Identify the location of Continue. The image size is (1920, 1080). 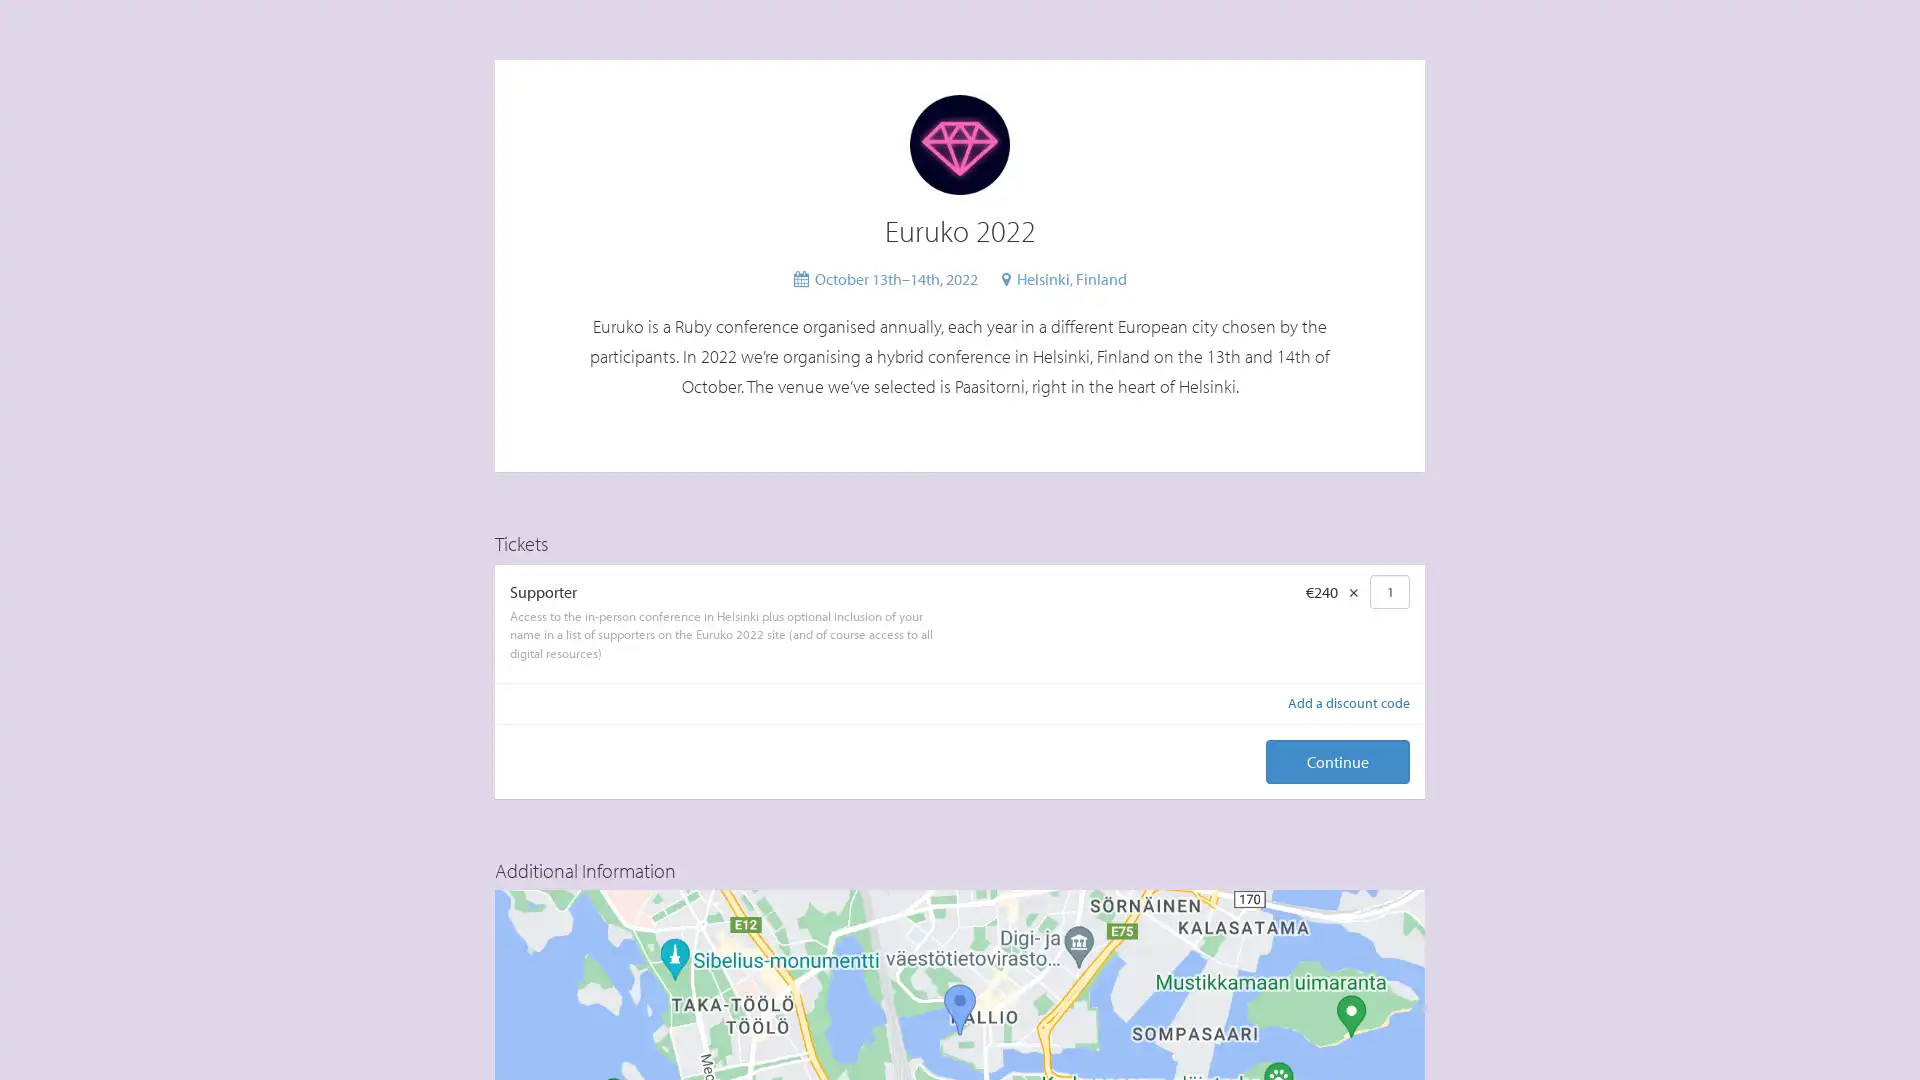
(1338, 761).